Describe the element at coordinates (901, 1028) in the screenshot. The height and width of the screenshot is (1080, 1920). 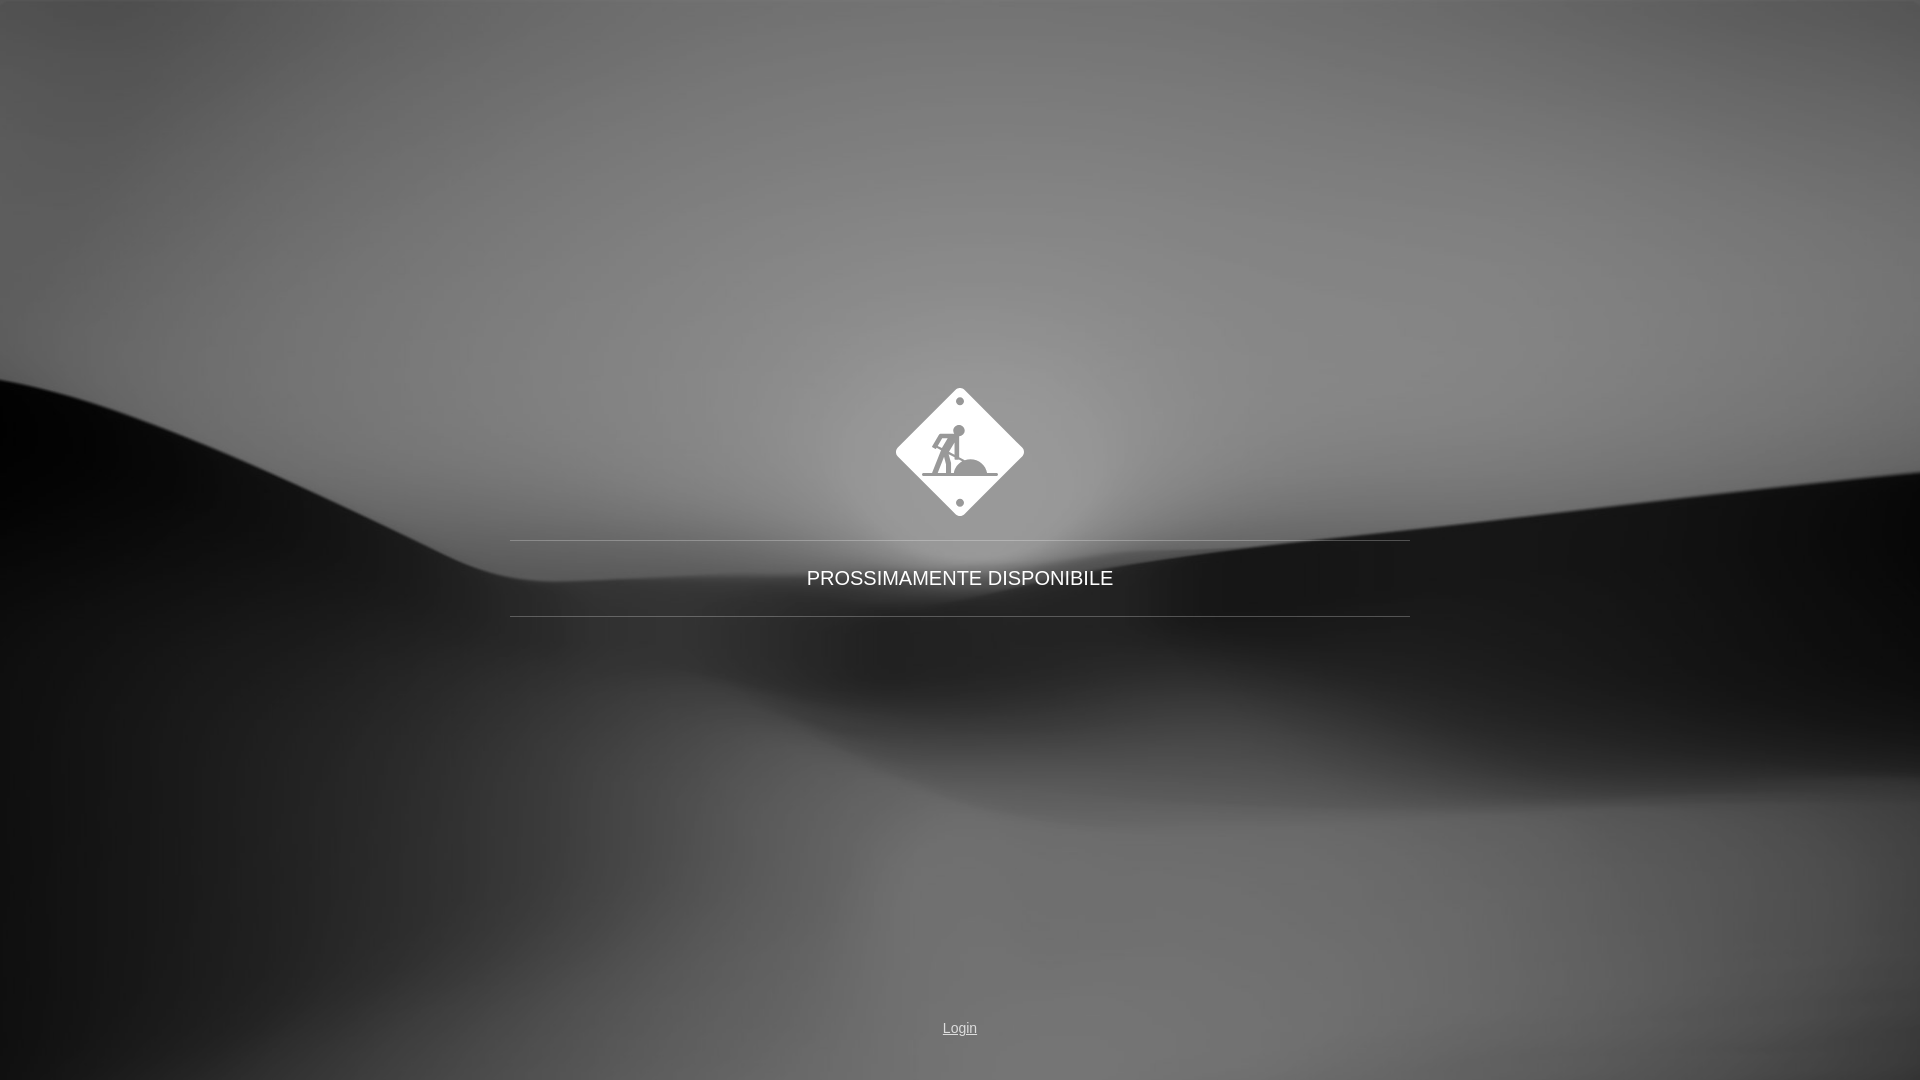
I see `'Login'` at that location.